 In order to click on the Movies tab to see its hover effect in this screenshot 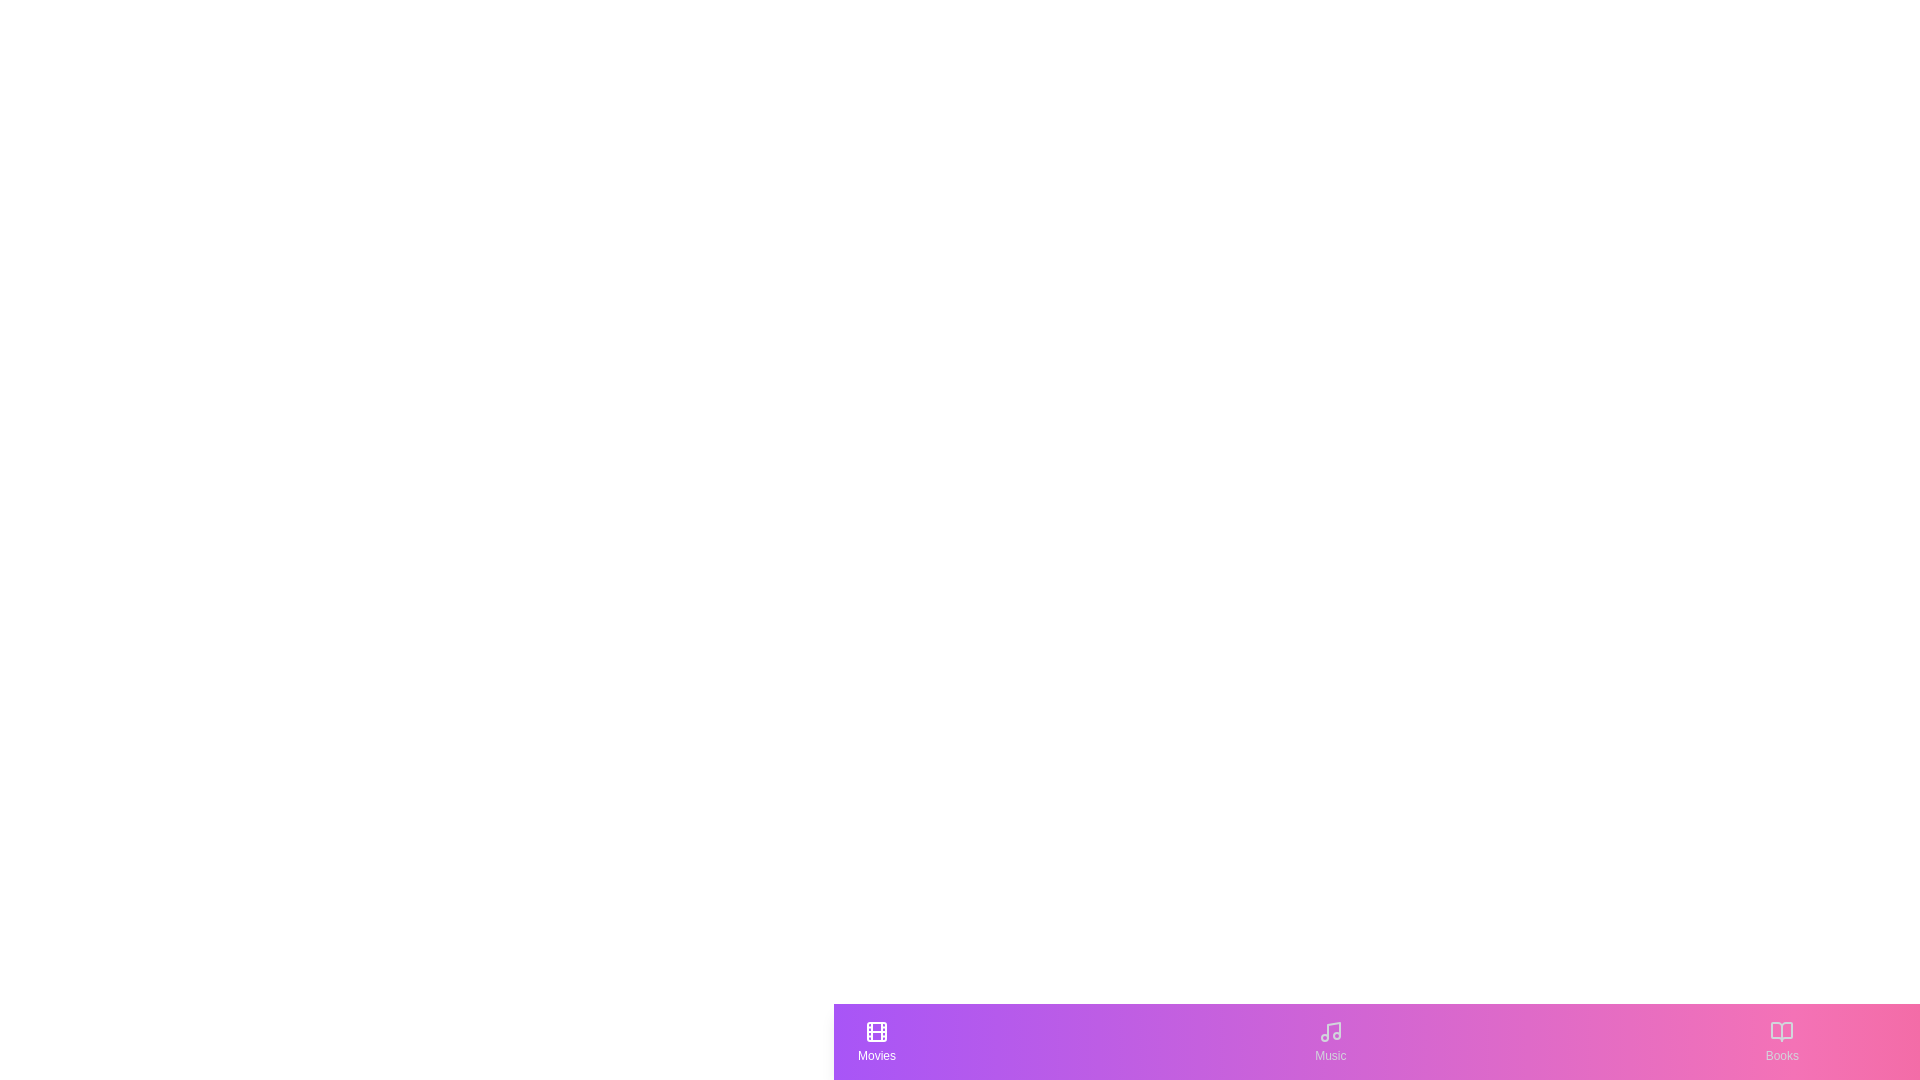, I will do `click(877, 1040)`.